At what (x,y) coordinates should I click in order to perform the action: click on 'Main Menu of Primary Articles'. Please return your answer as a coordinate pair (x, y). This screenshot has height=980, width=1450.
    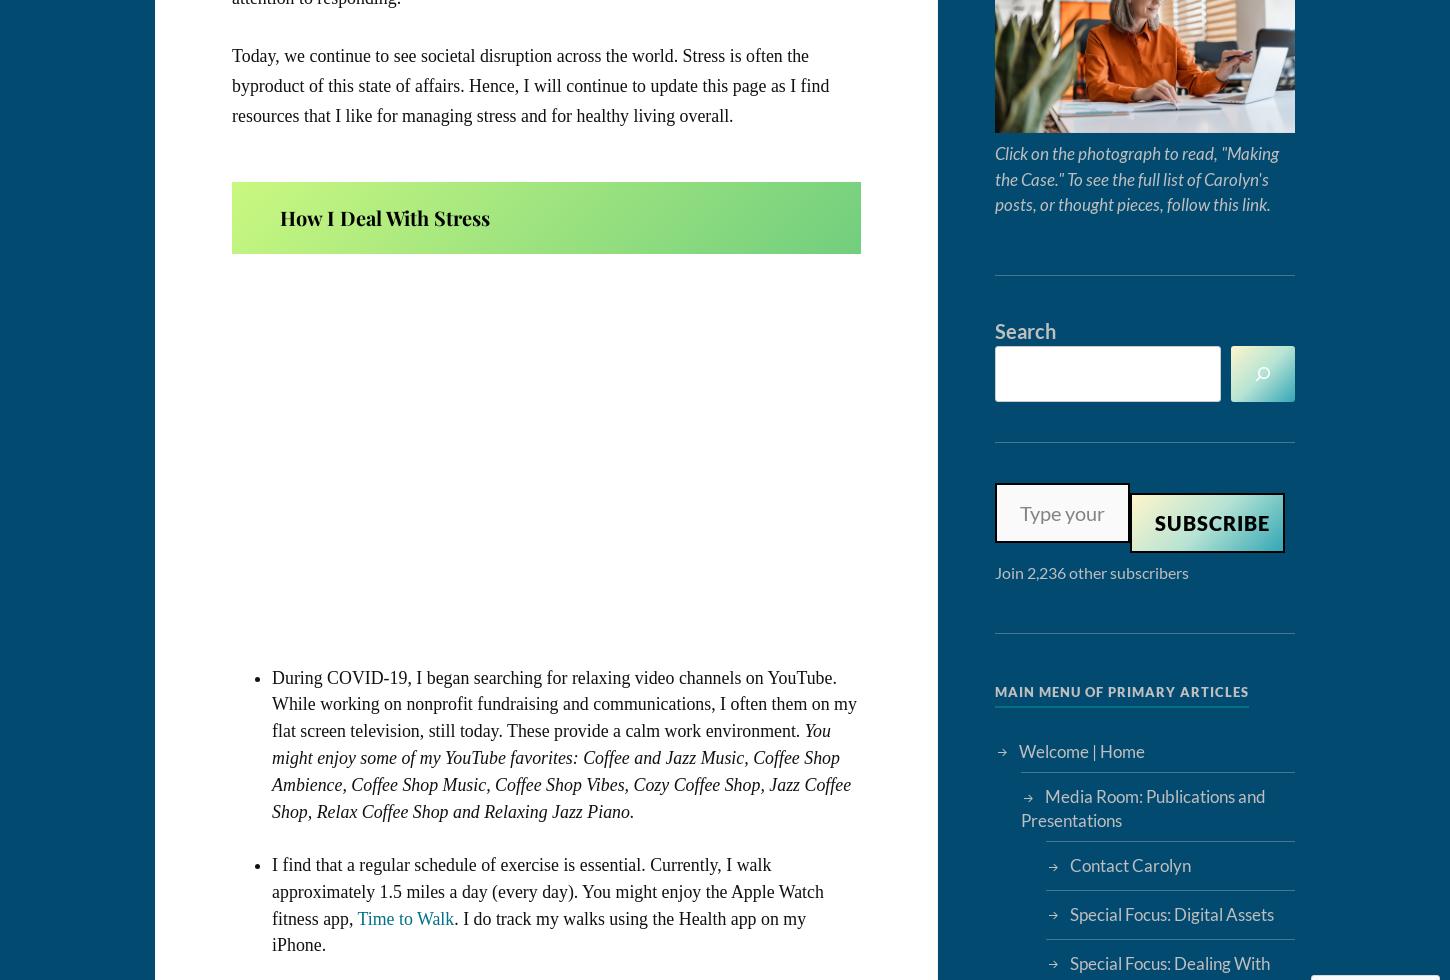
    Looking at the image, I should click on (1121, 690).